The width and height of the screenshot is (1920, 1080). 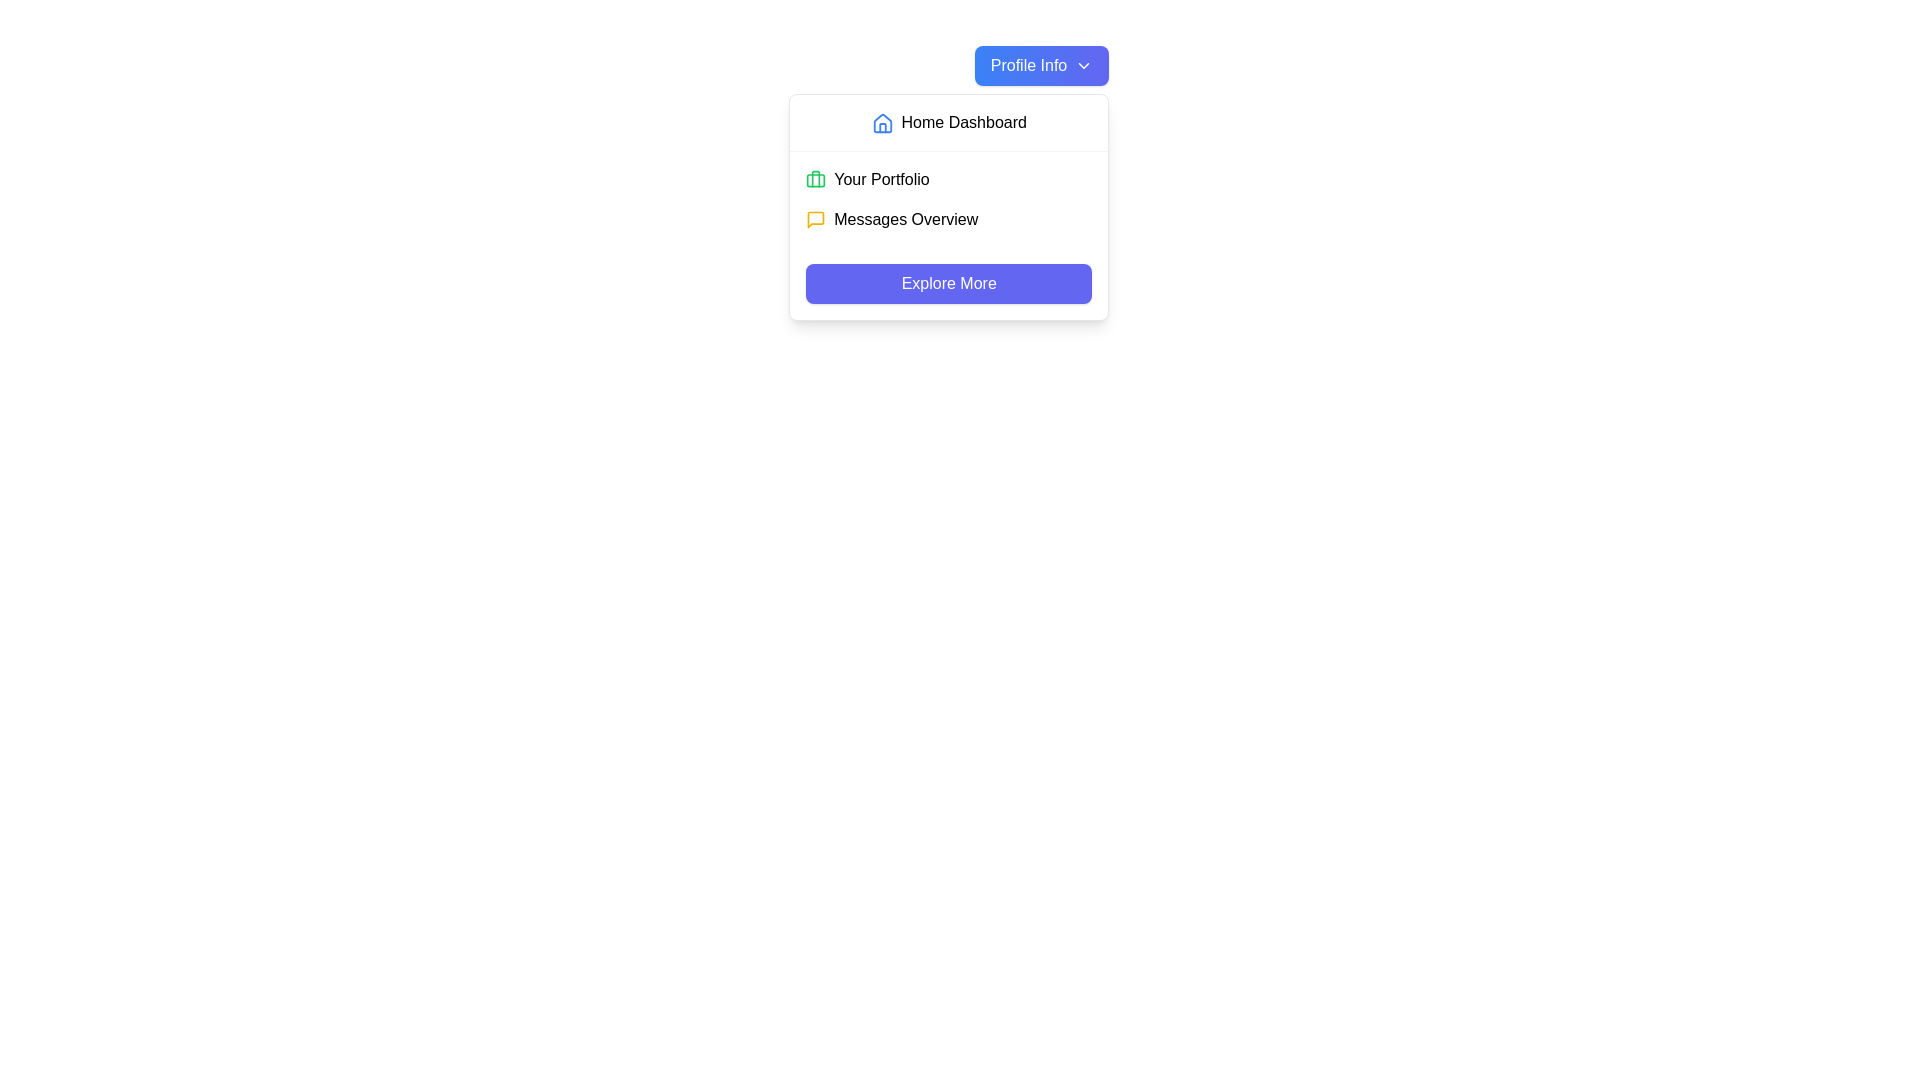 I want to click on the blue house icon located to the left of the 'Home Dashboard' text in the dropdown menu, so click(x=881, y=123).